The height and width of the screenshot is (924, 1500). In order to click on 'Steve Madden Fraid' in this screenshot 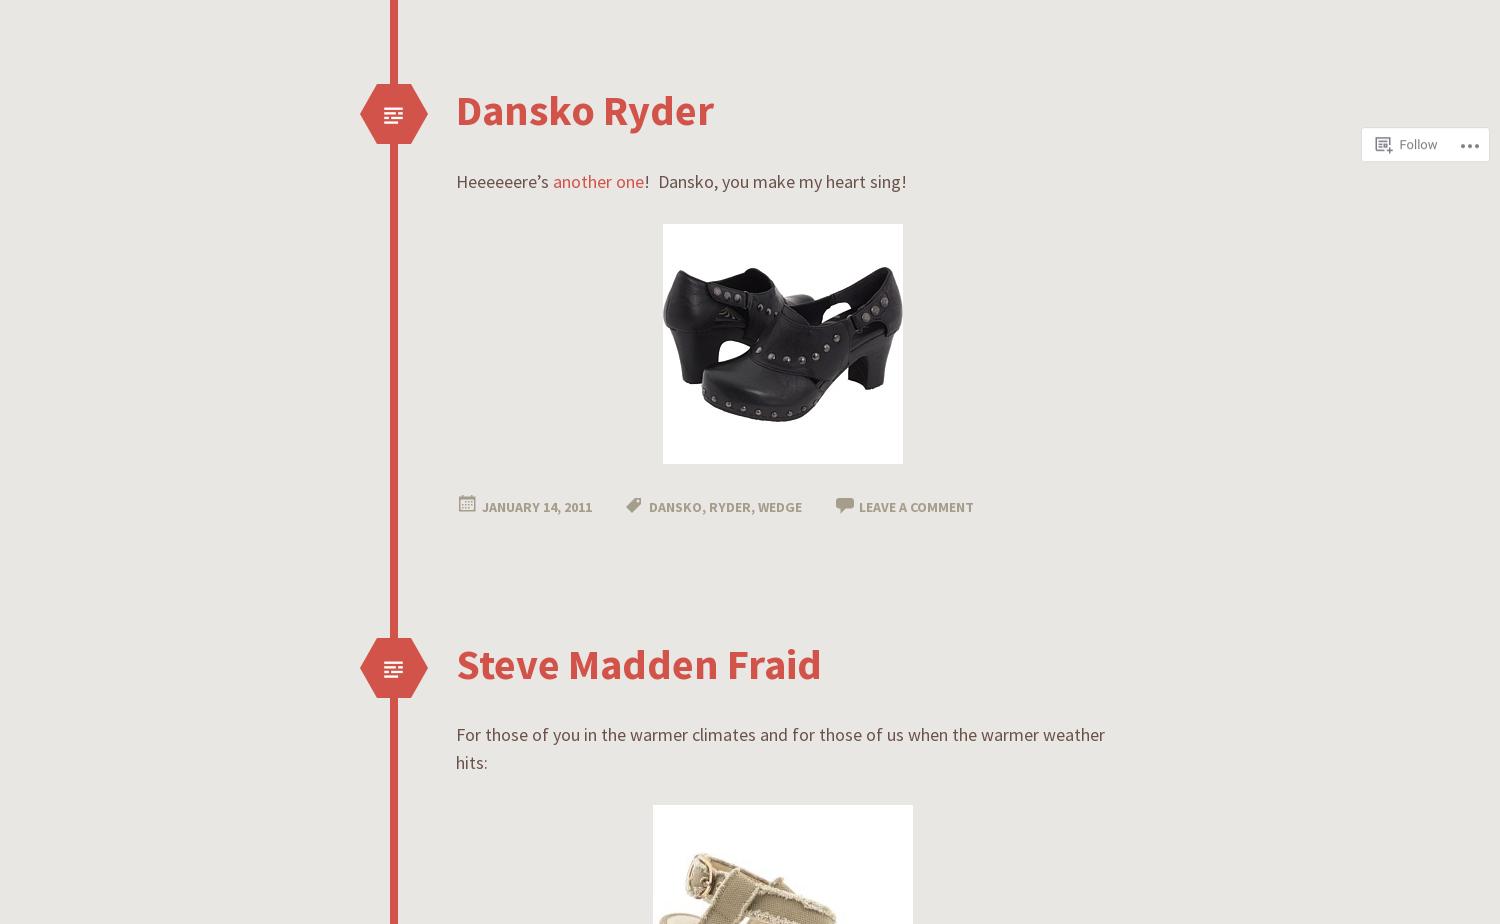, I will do `click(639, 662)`.